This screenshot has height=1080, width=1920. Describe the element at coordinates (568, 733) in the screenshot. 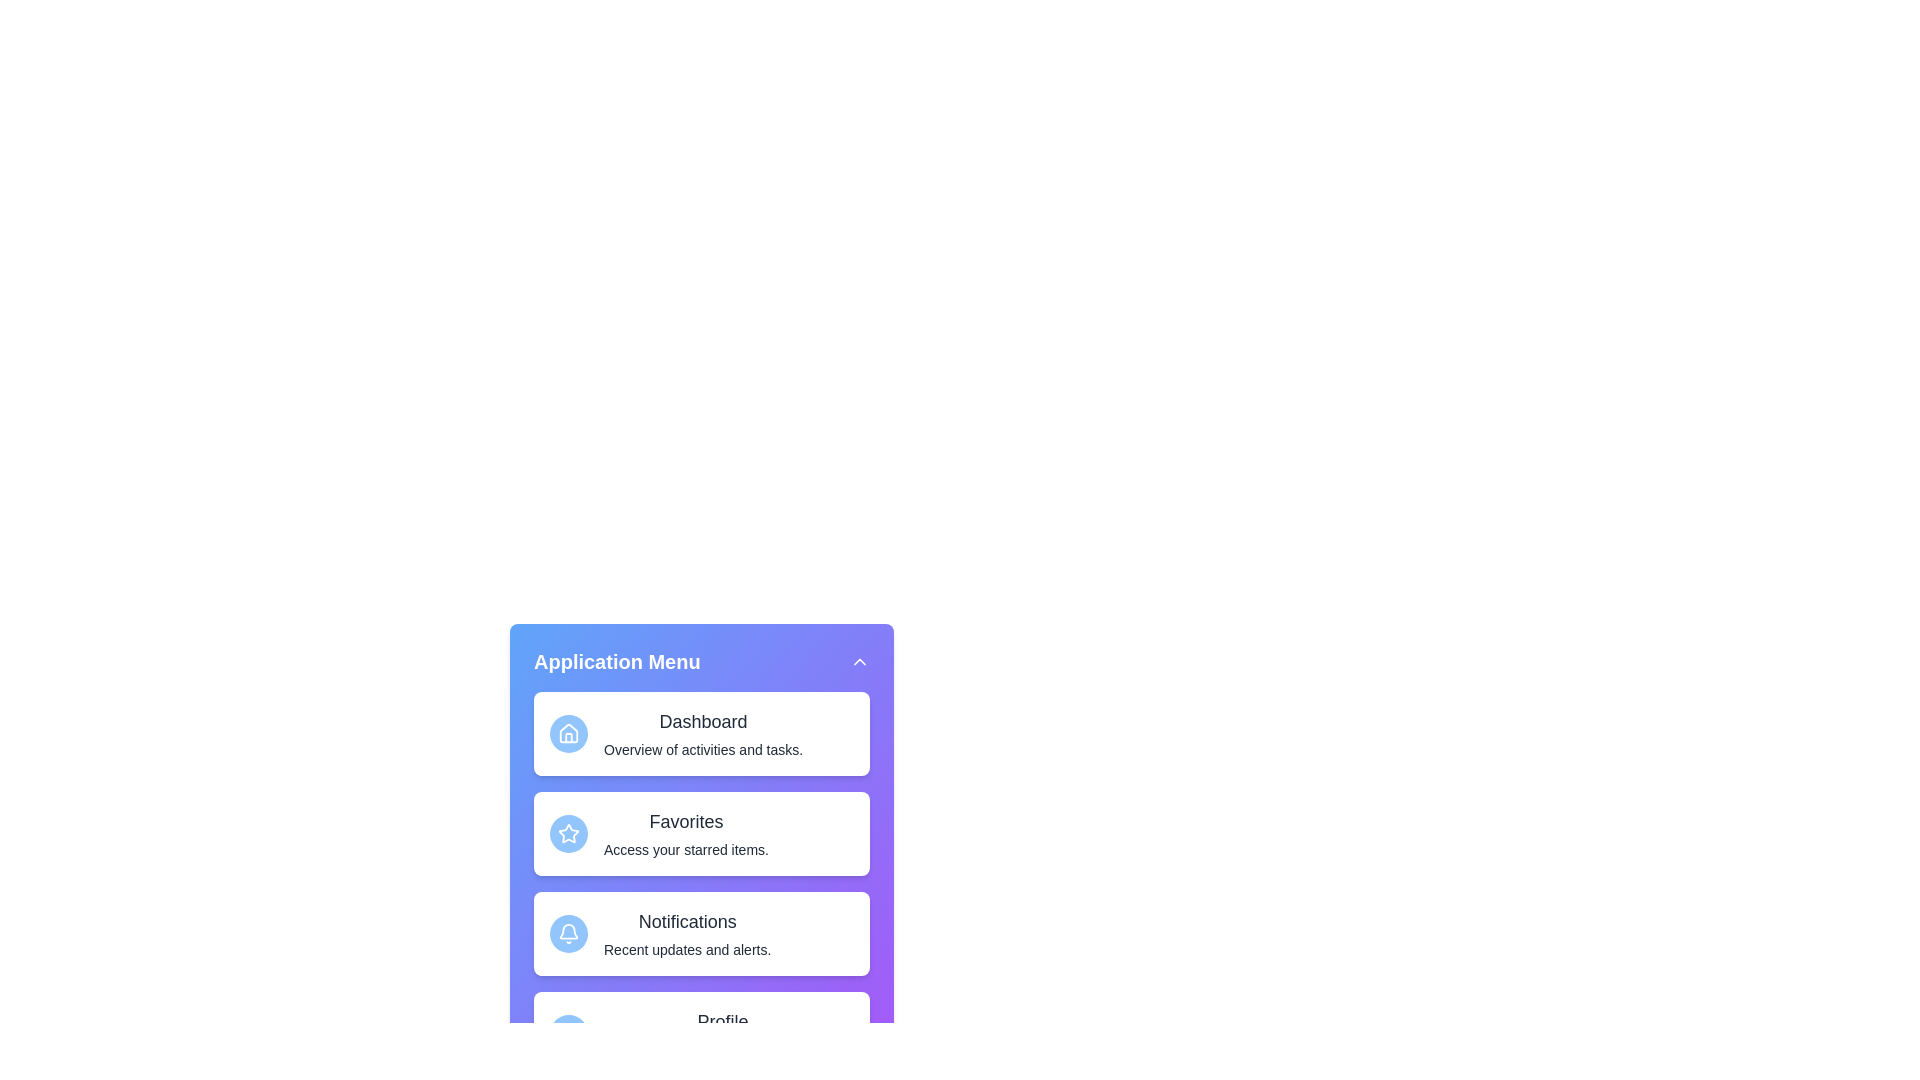

I see `the icon of the menu item Dashboard` at that location.